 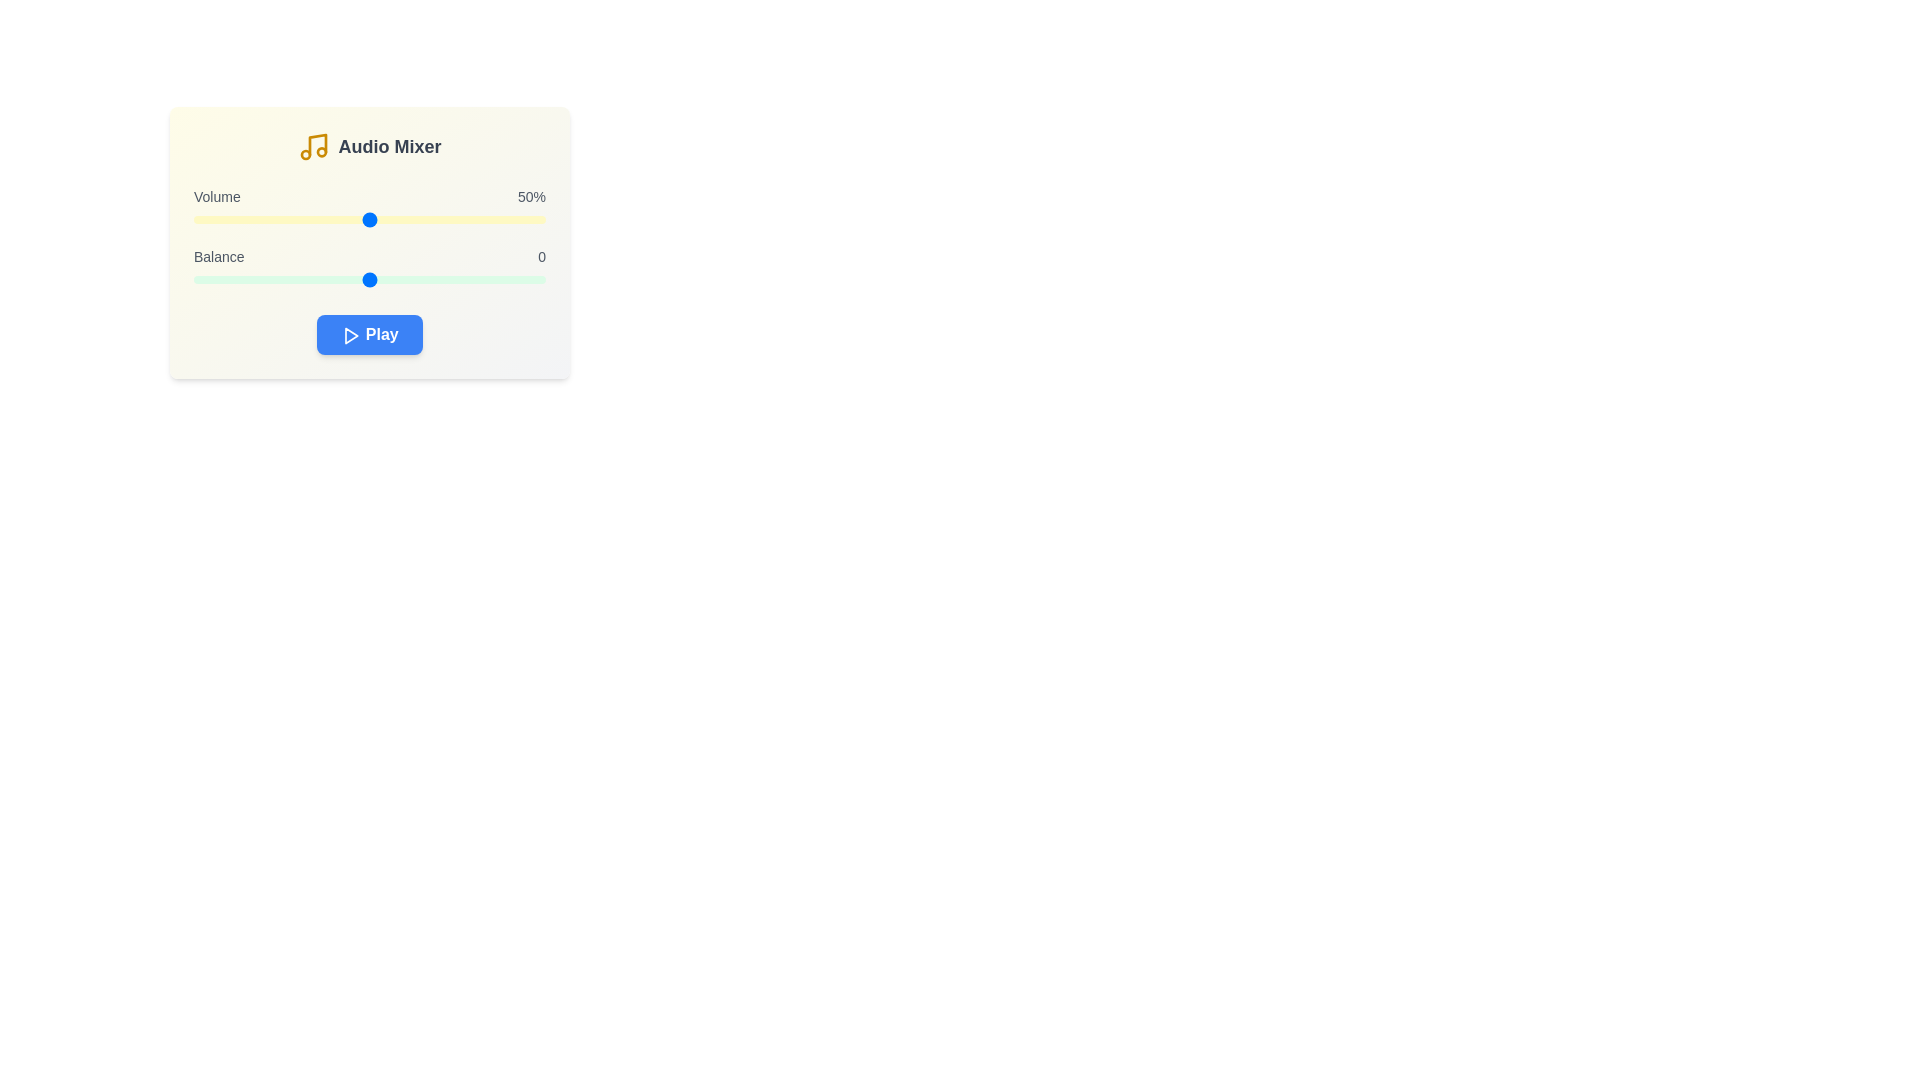 I want to click on balance, so click(x=366, y=280).